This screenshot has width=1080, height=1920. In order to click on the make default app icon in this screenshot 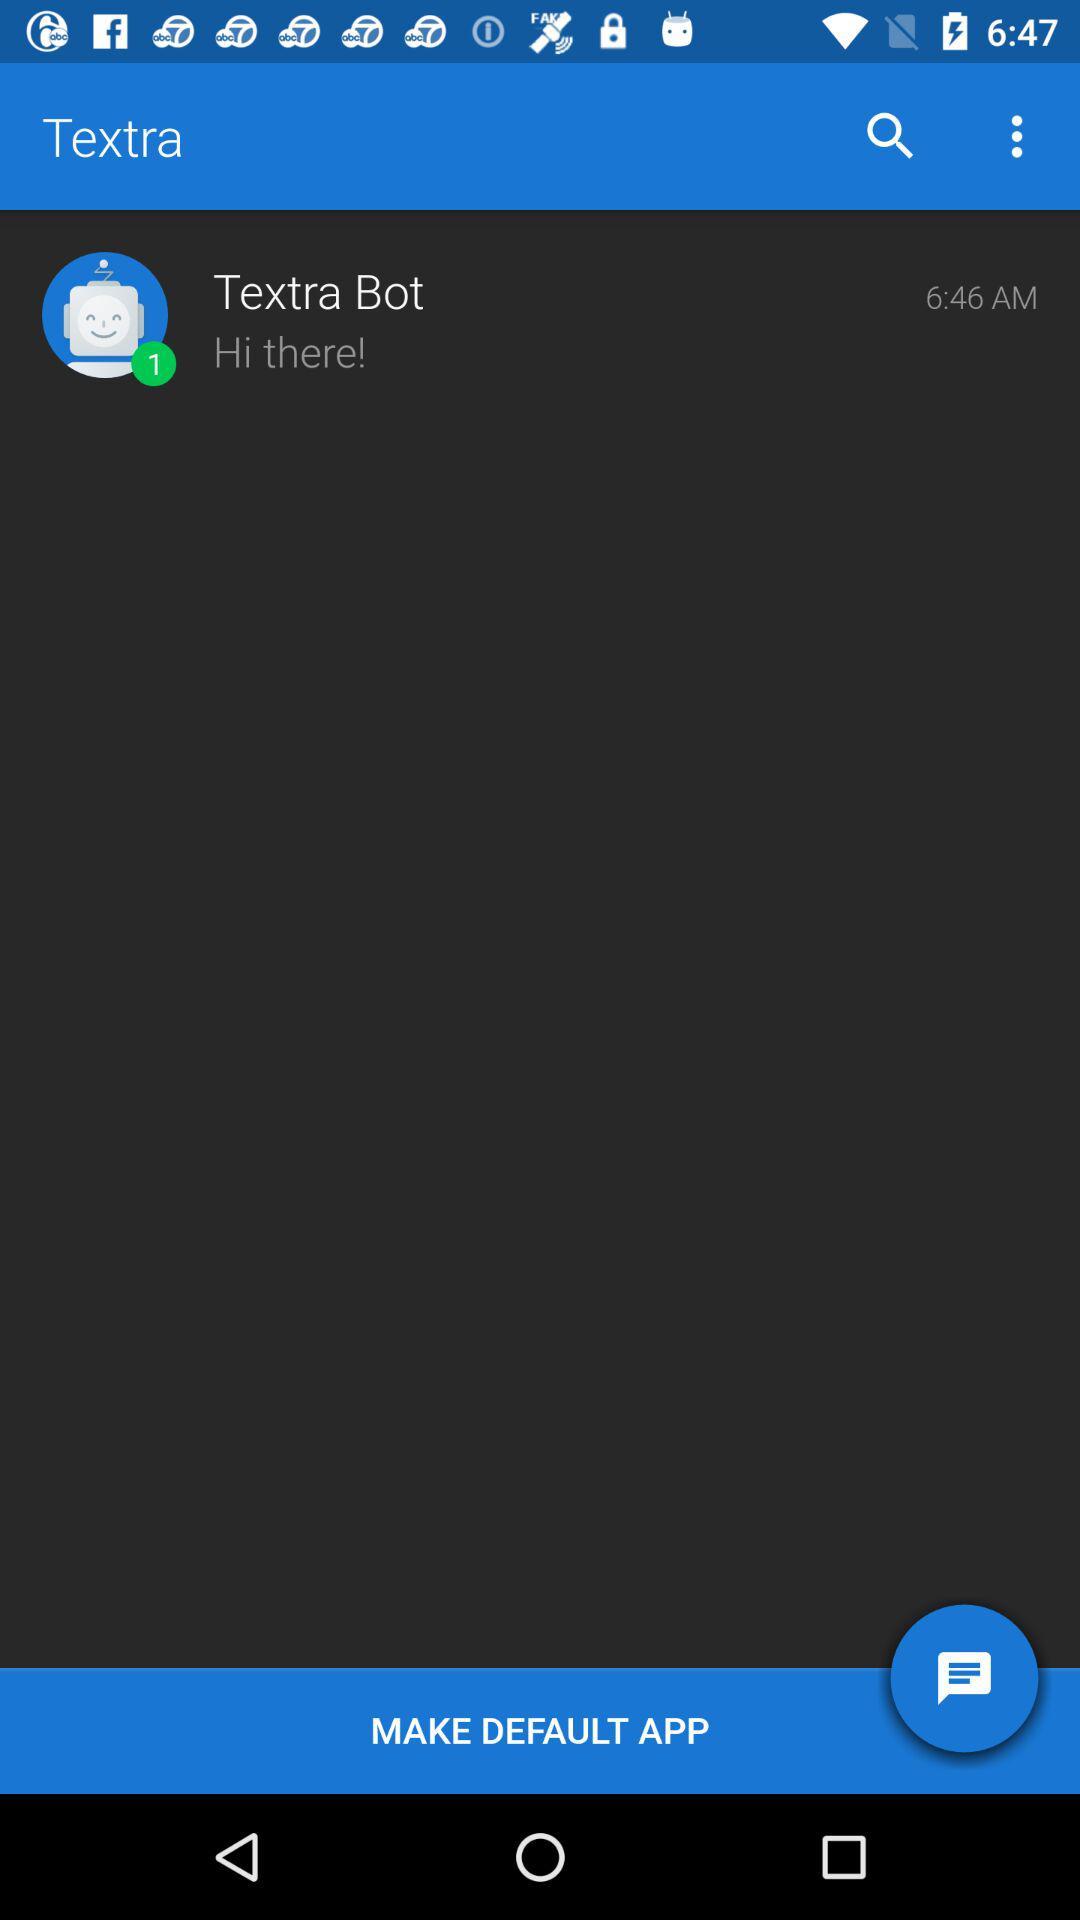, I will do `click(540, 1730)`.